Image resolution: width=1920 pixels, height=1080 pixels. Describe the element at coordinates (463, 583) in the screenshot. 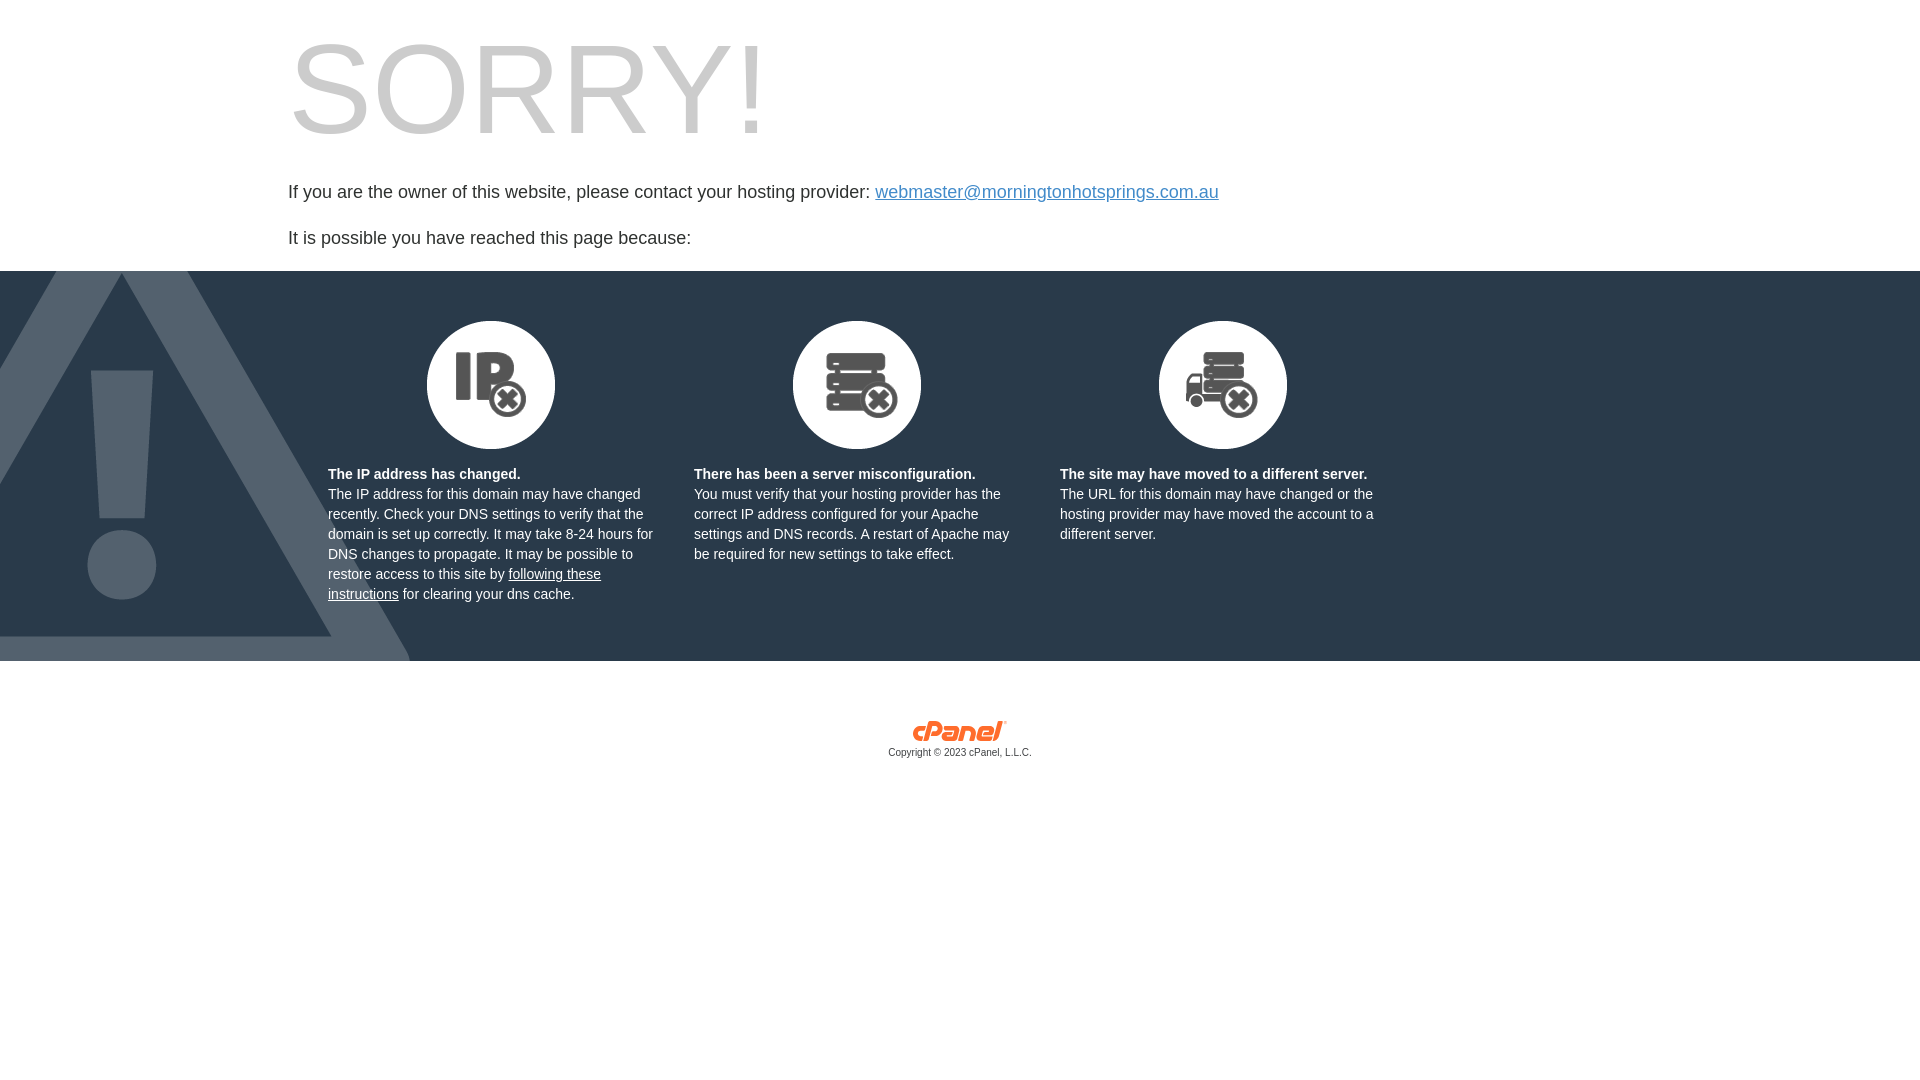

I see `'following these instructions'` at that location.